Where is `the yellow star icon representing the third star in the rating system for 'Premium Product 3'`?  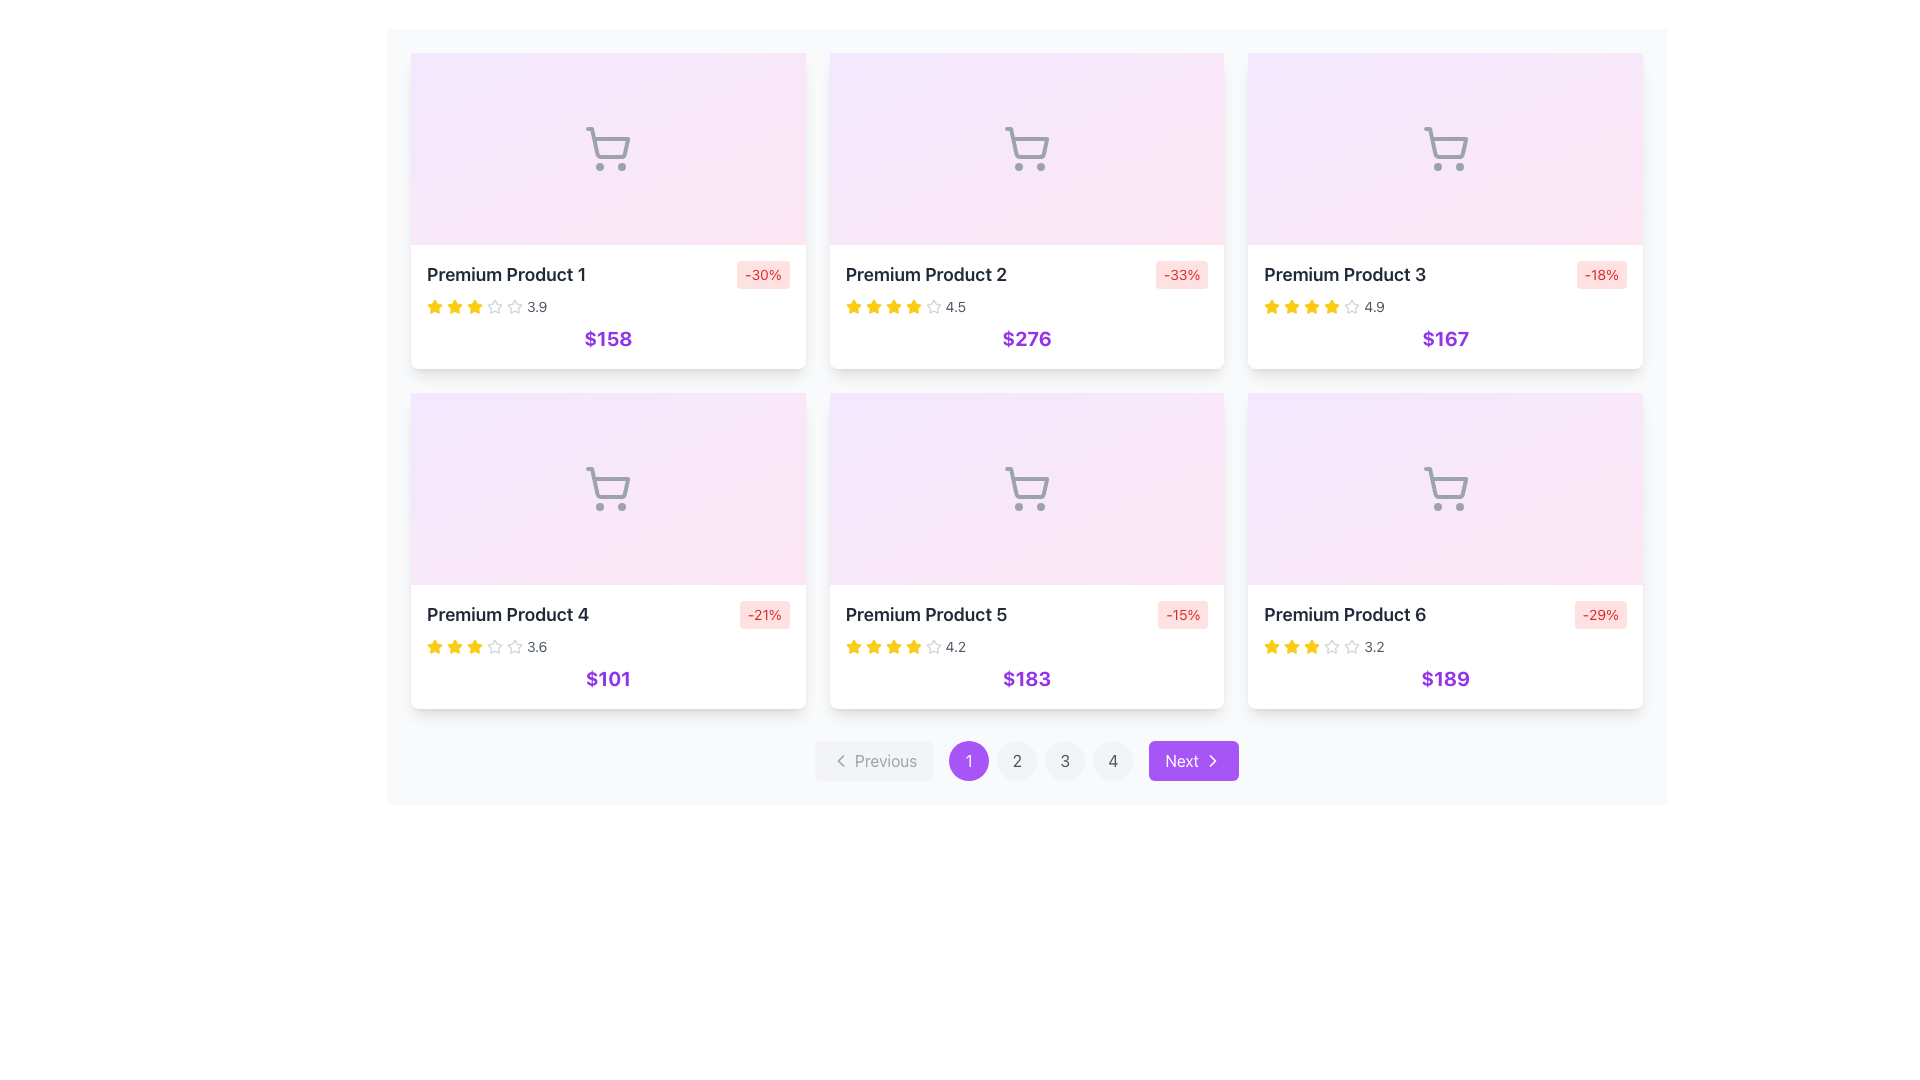 the yellow star icon representing the third star in the rating system for 'Premium Product 3' is located at coordinates (1332, 306).